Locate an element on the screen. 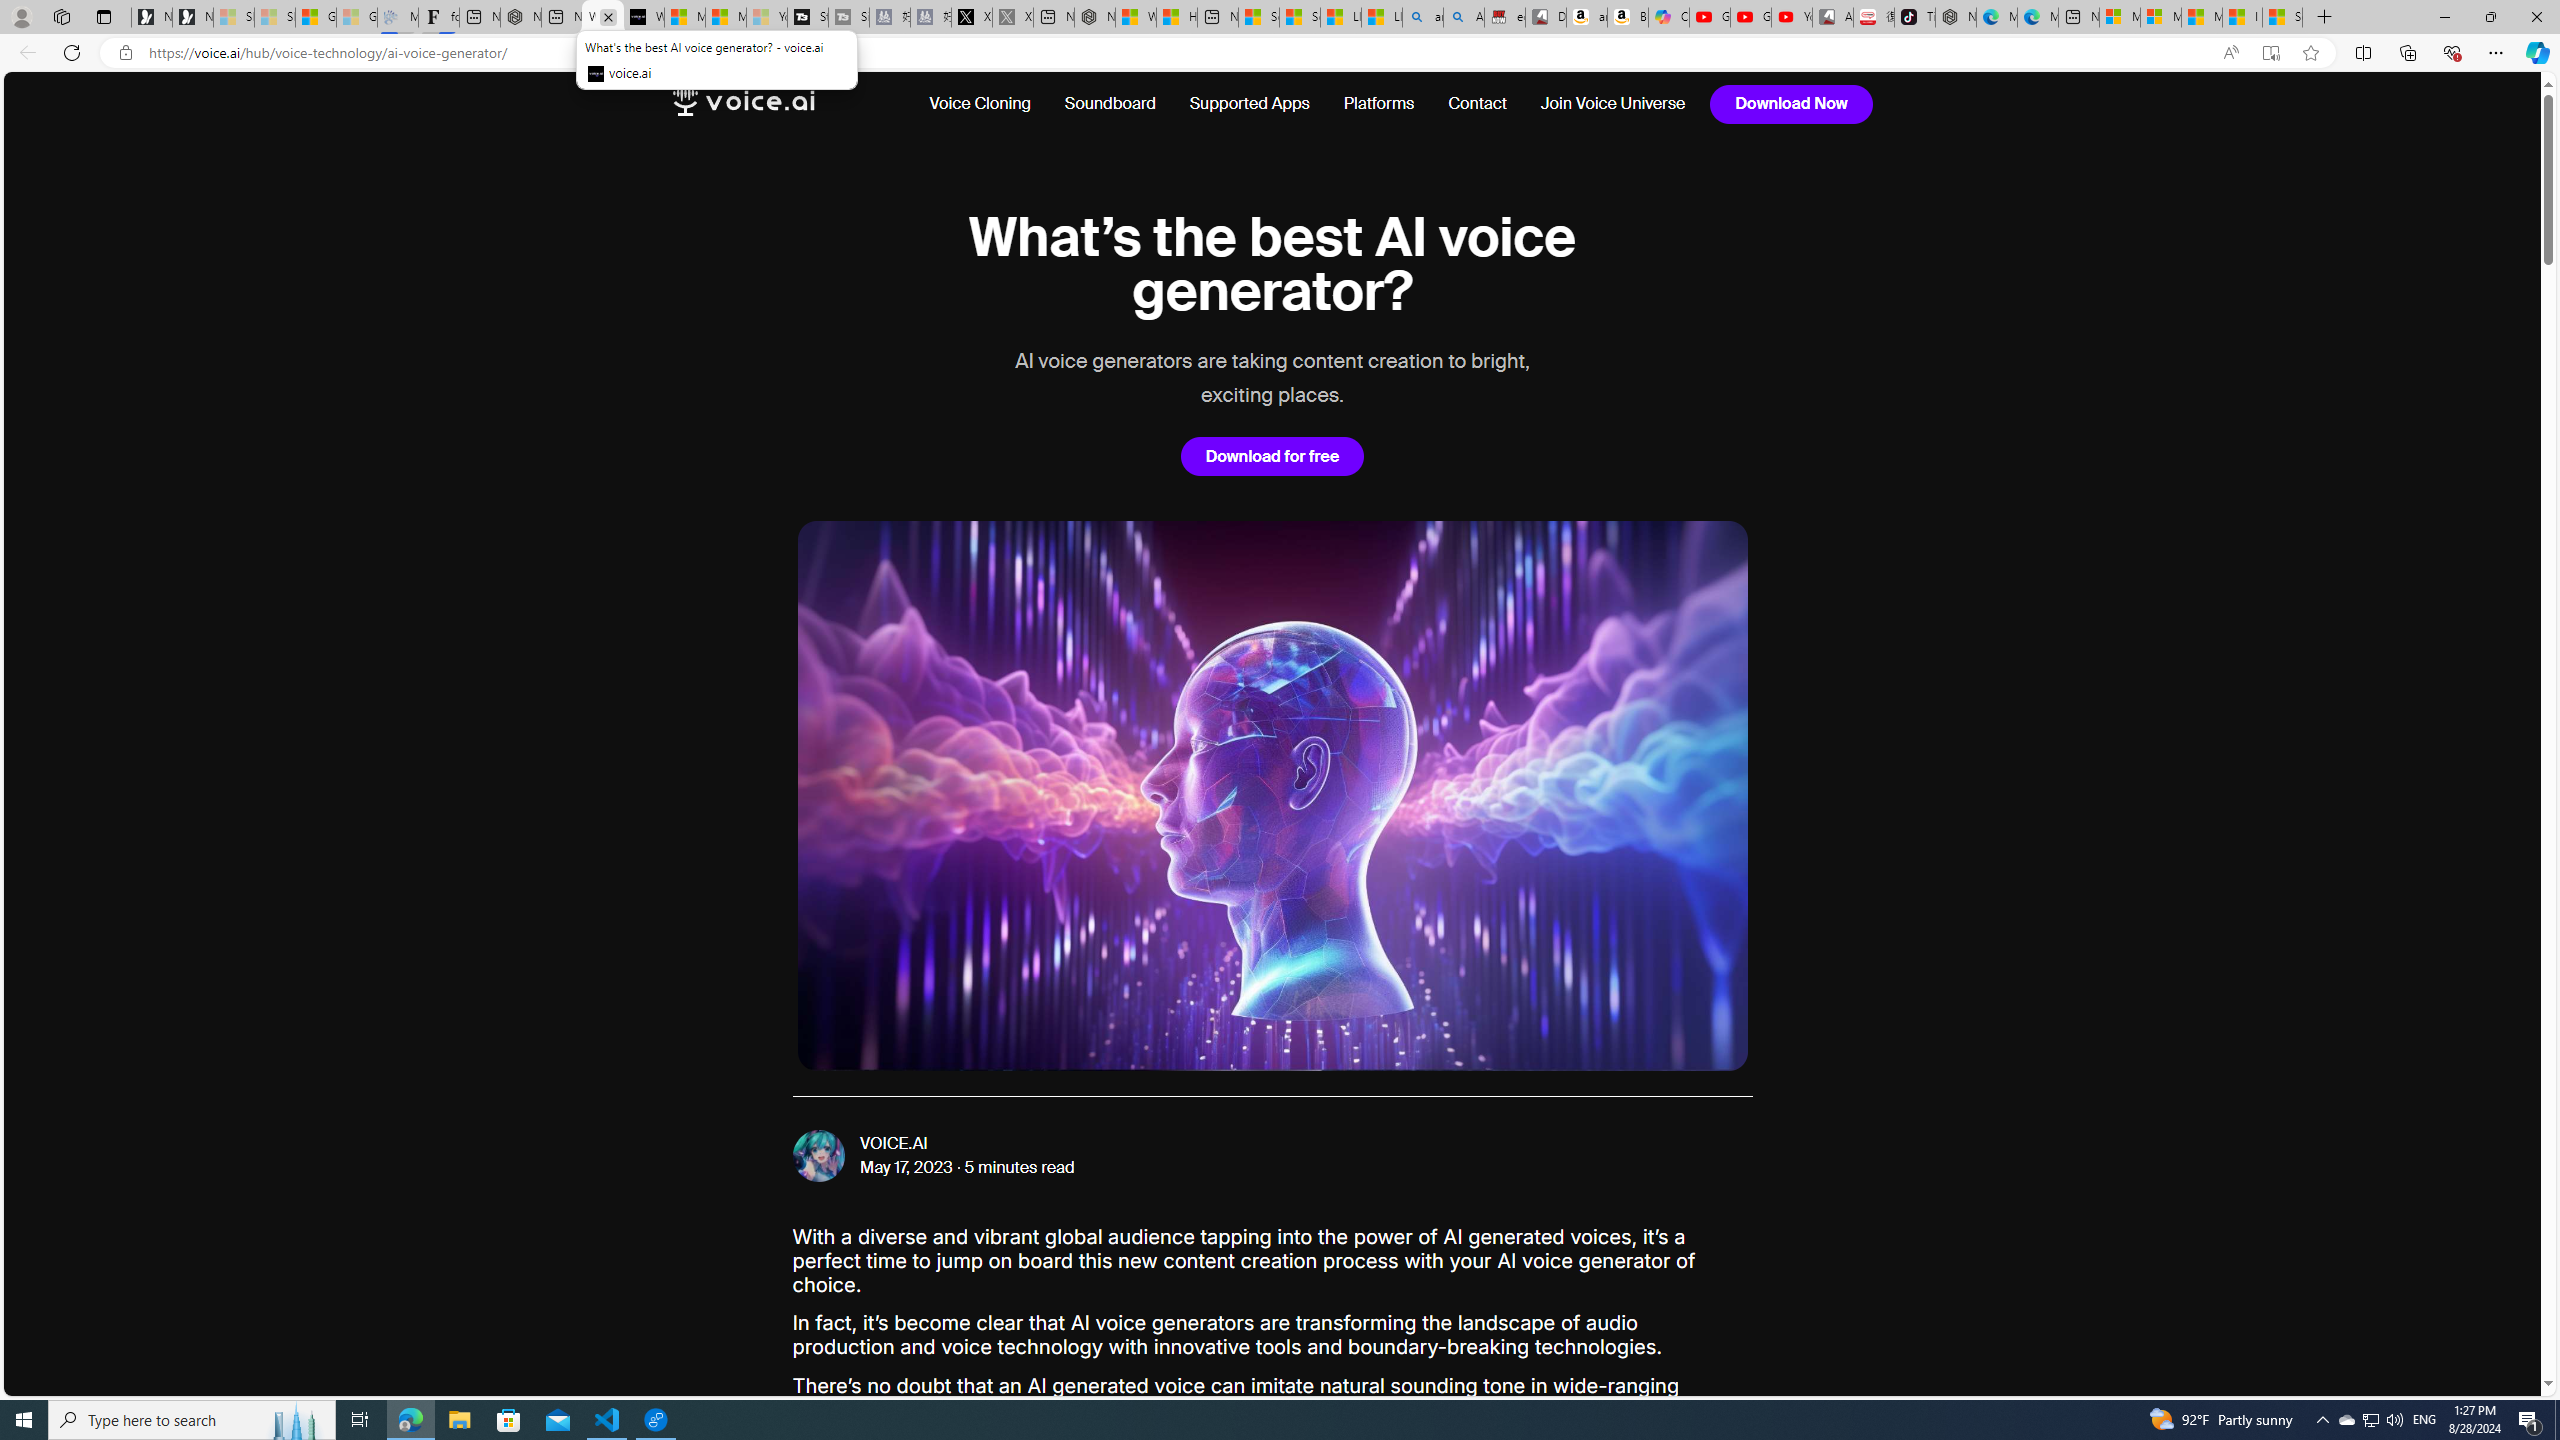  '5 minutes read' is located at coordinates (1019, 1167).